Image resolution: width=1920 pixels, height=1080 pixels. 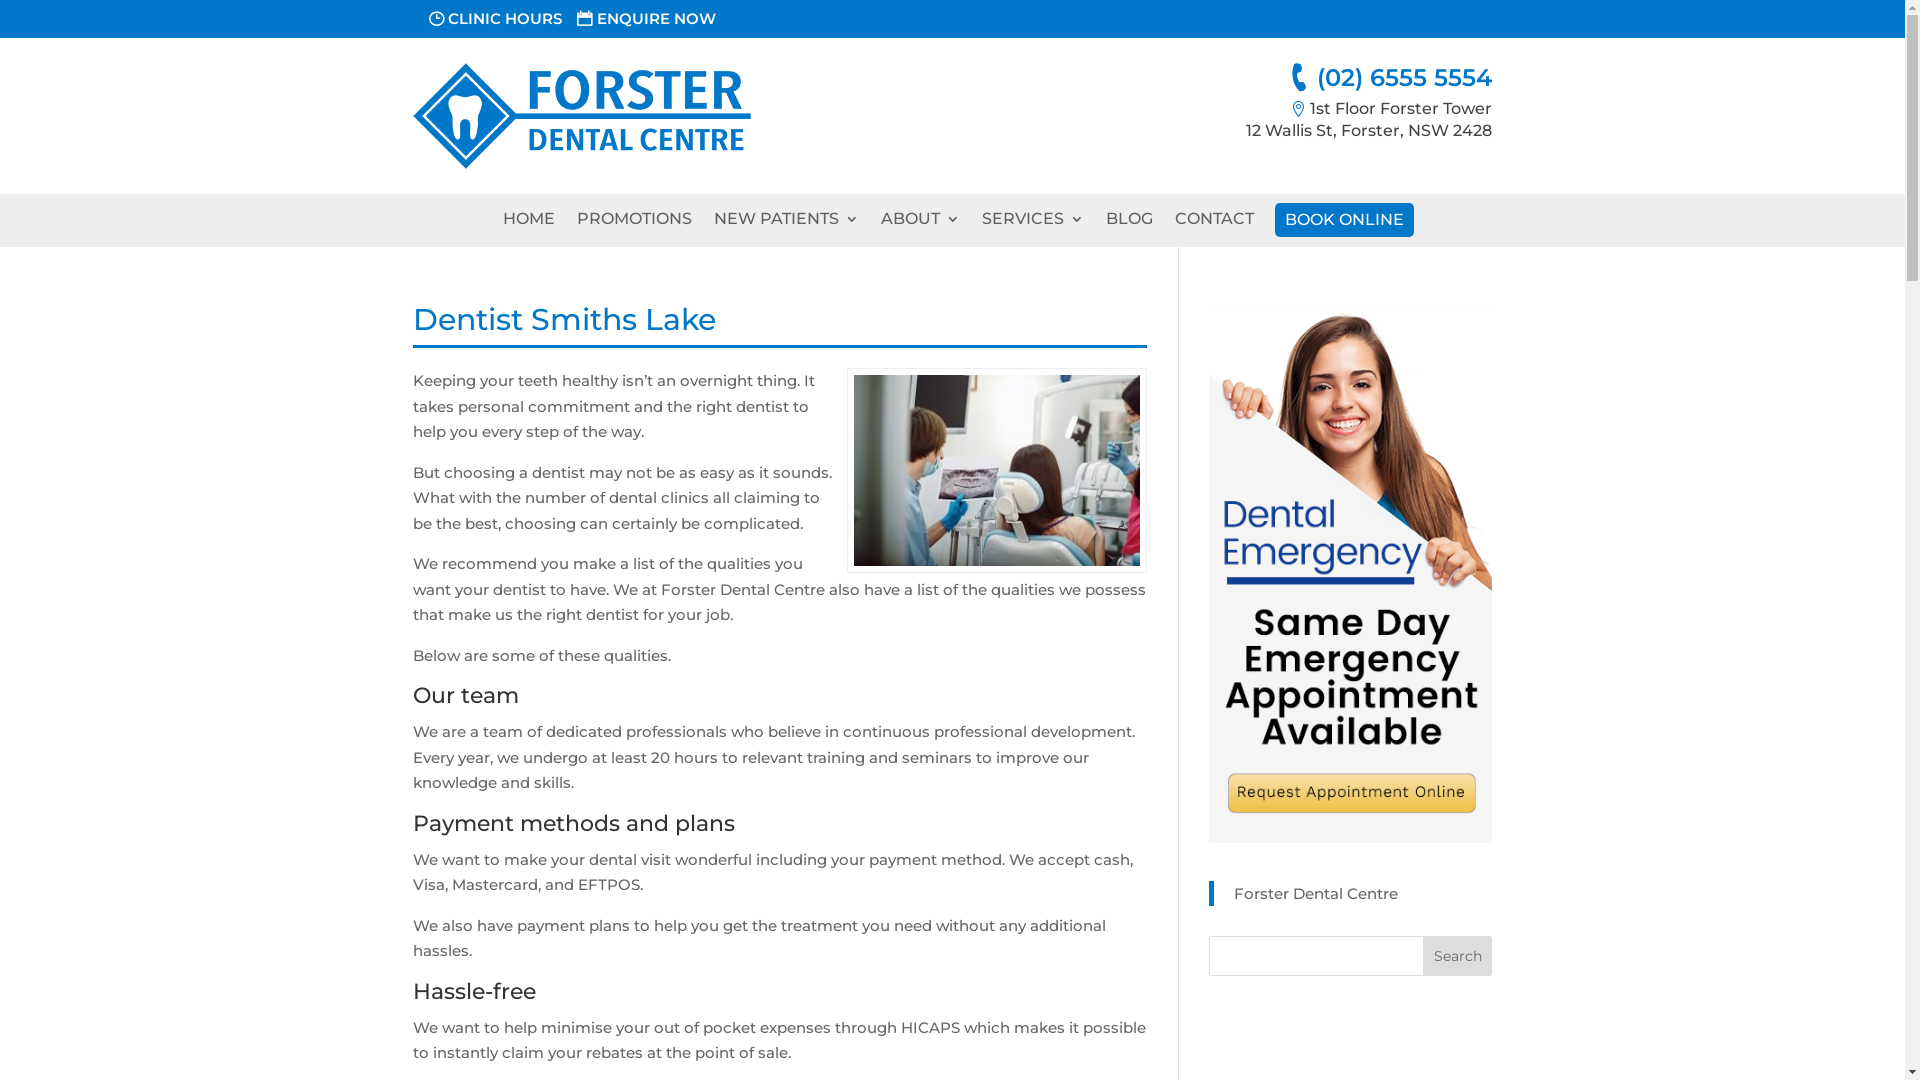 I want to click on 'FDC-Logo', so click(x=579, y=115).